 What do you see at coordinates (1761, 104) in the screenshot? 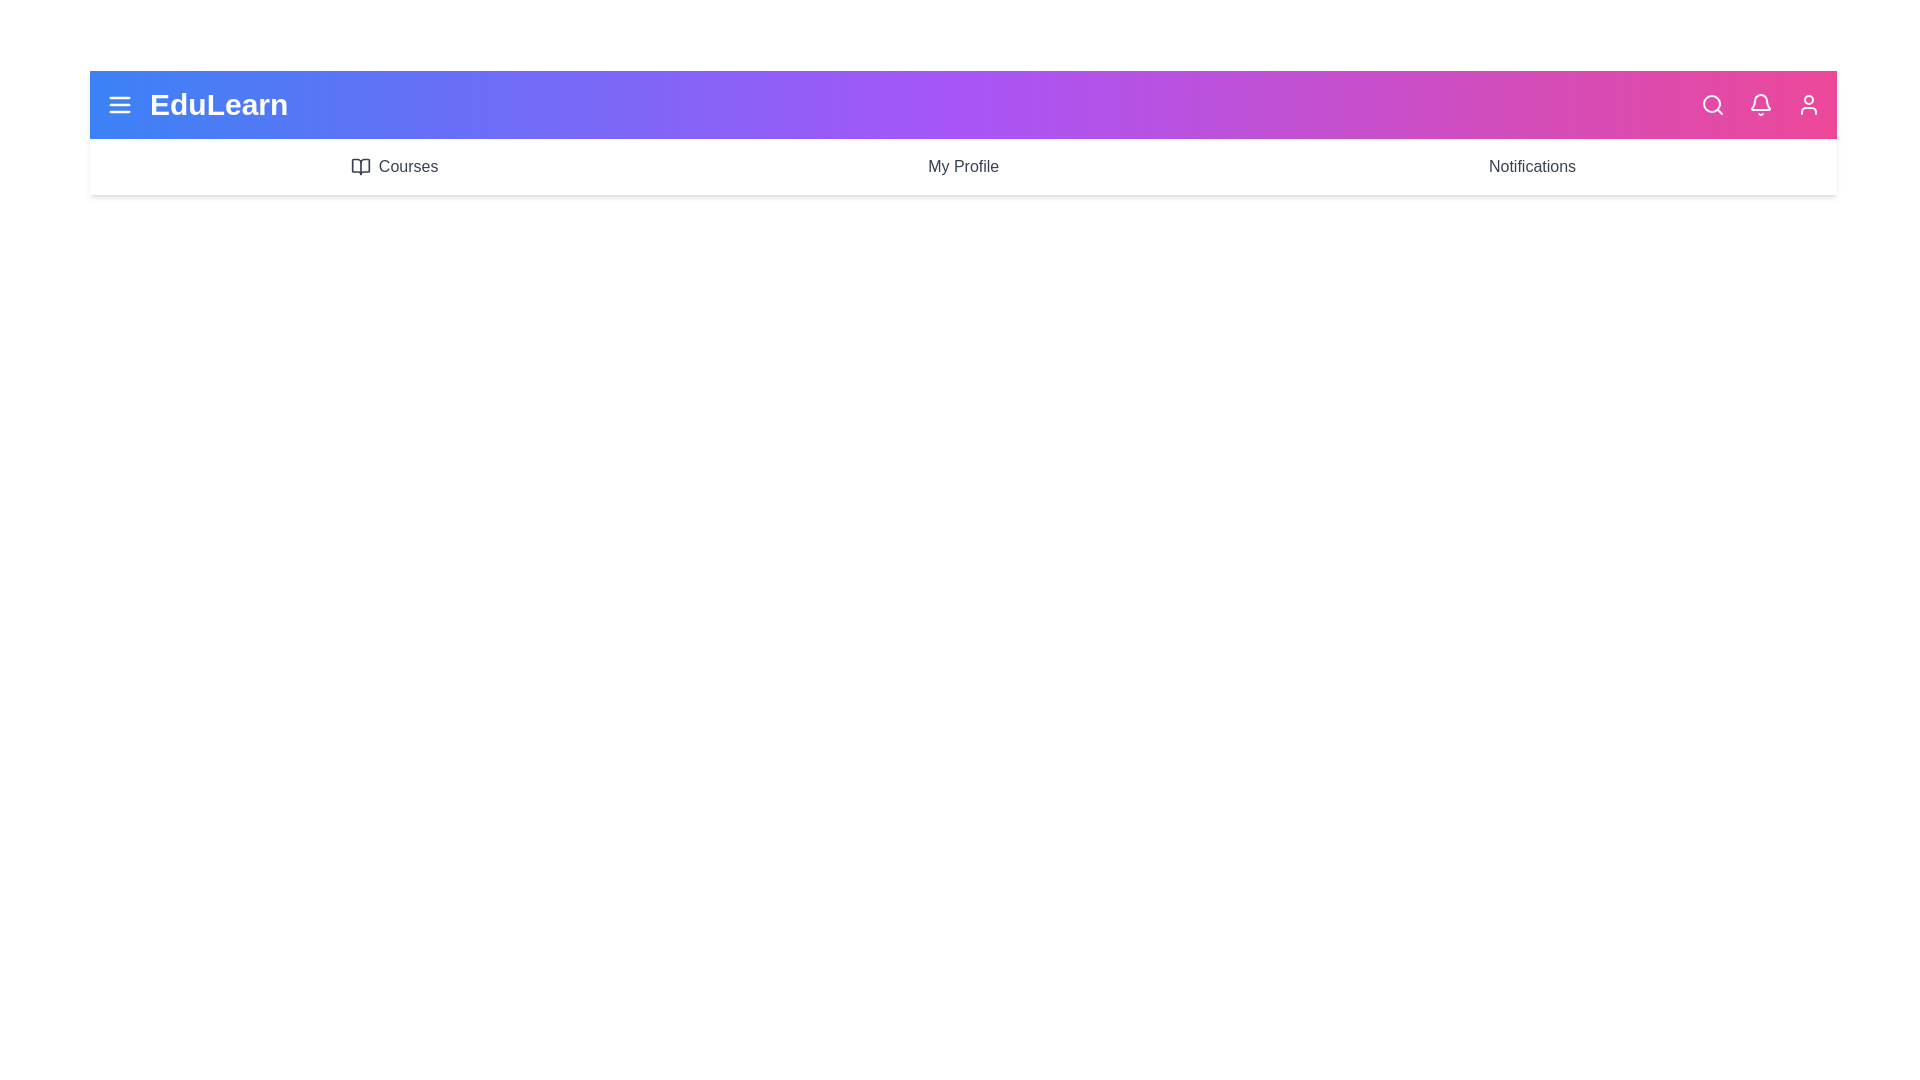
I see `the notification icon to view notifications` at bounding box center [1761, 104].